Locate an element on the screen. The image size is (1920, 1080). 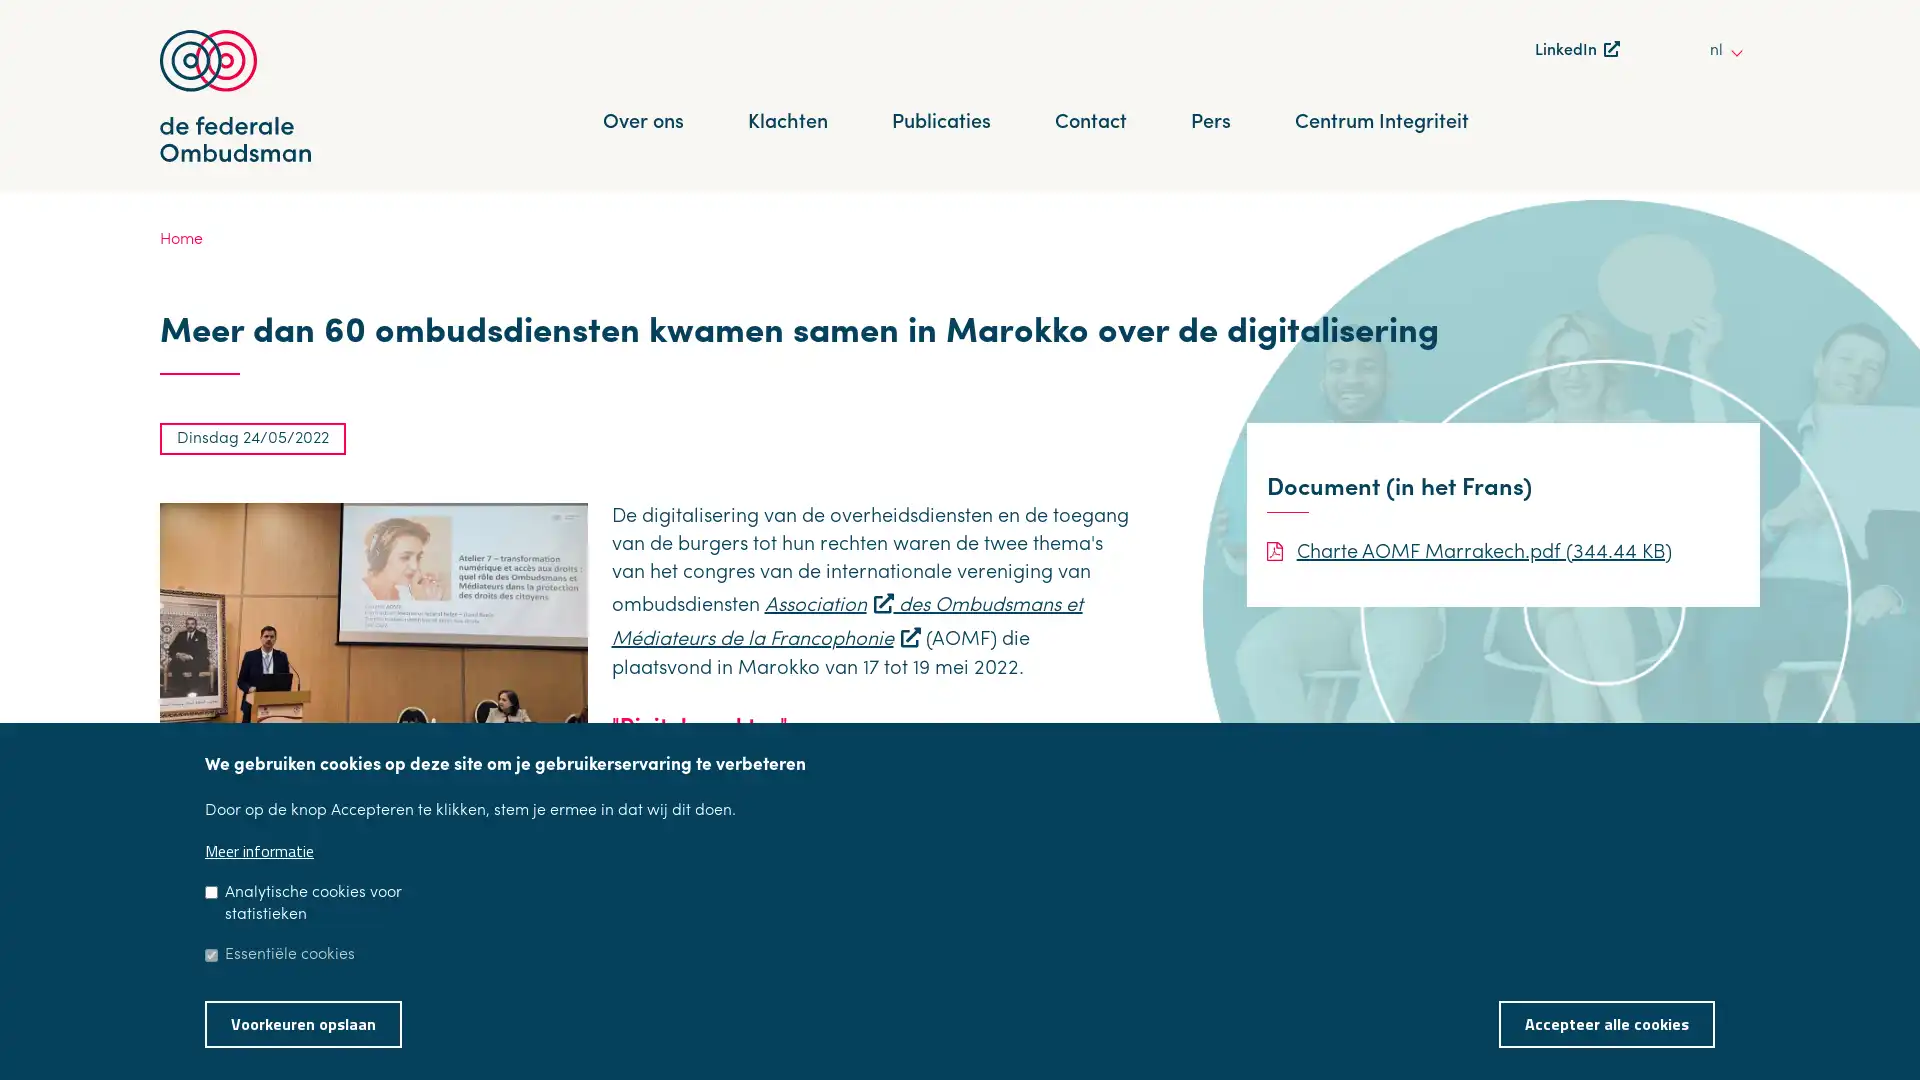
Accepteer alle cookies is located at coordinates (1607, 1023).